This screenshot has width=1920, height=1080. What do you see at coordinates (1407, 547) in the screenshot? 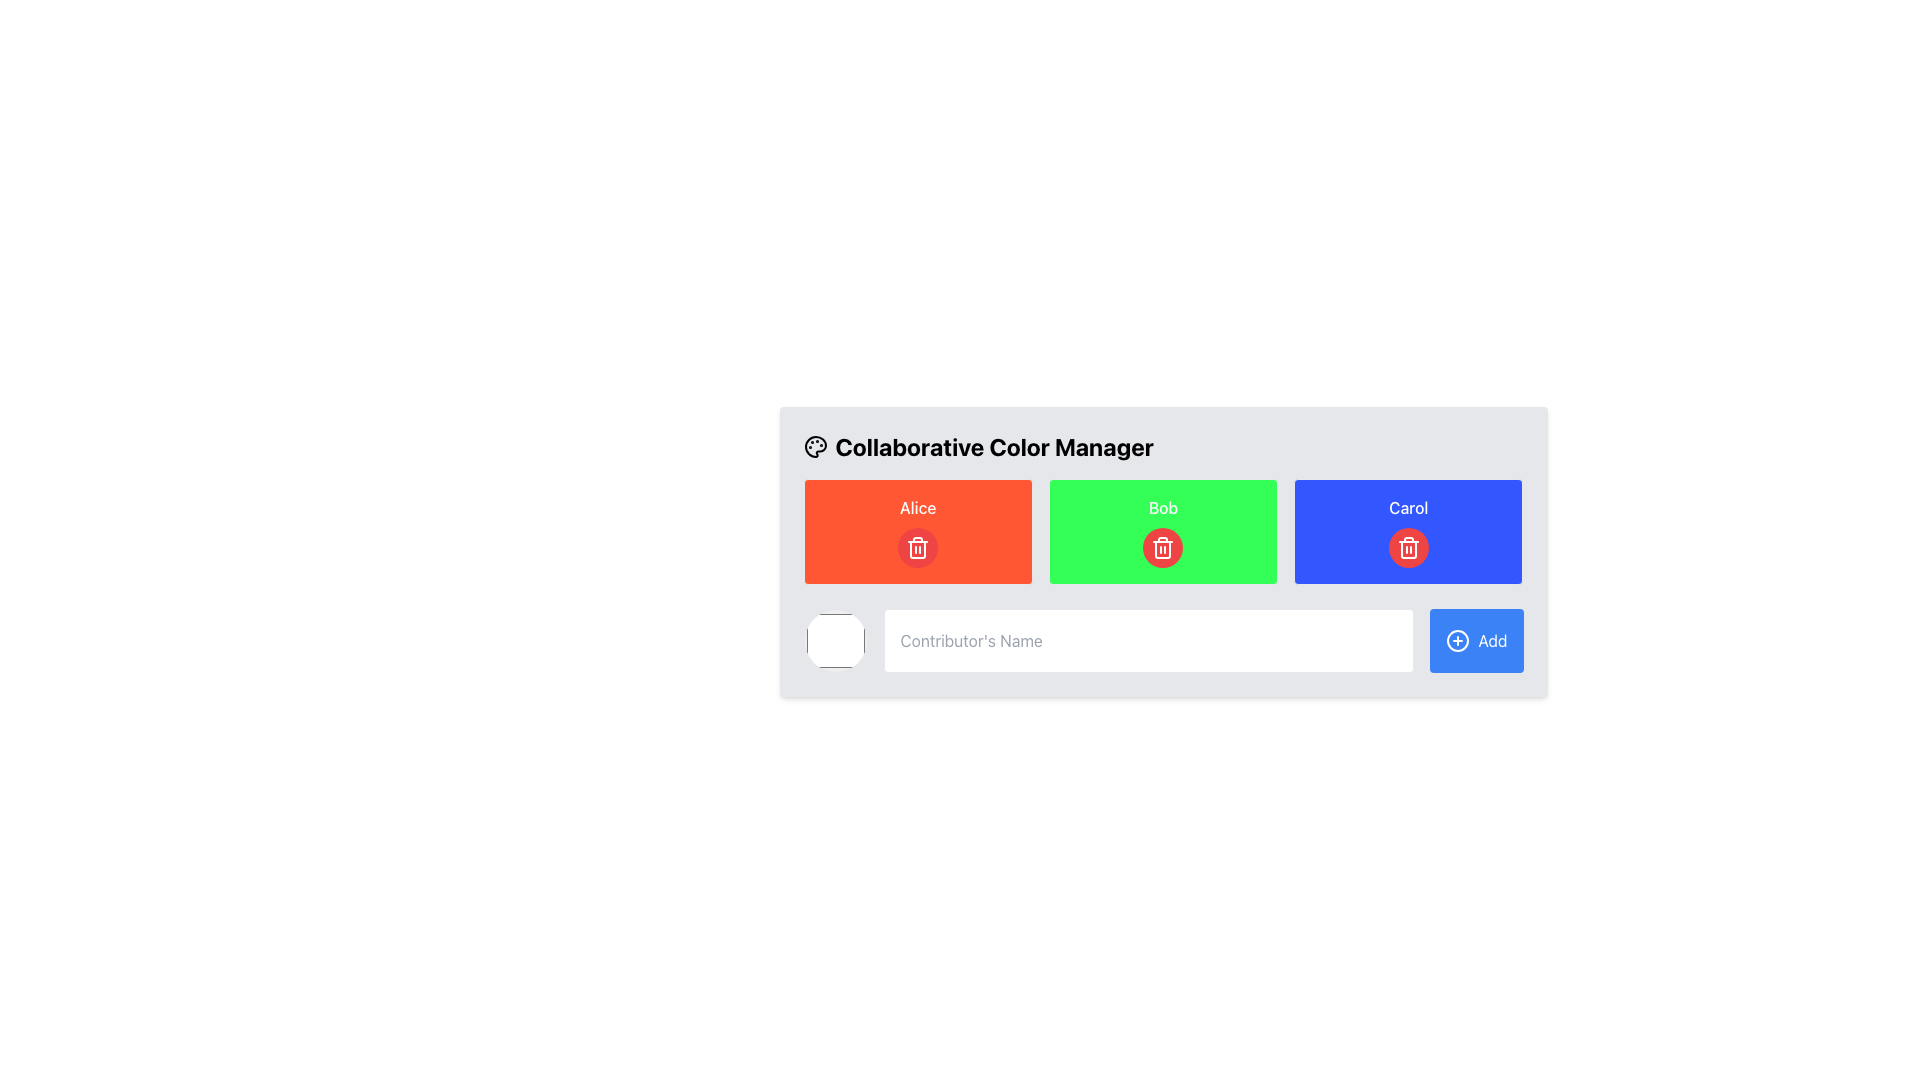
I see `the delete button located below the label 'Carol' in the third card to initiate the delete action for the user 'Carol'` at bounding box center [1407, 547].